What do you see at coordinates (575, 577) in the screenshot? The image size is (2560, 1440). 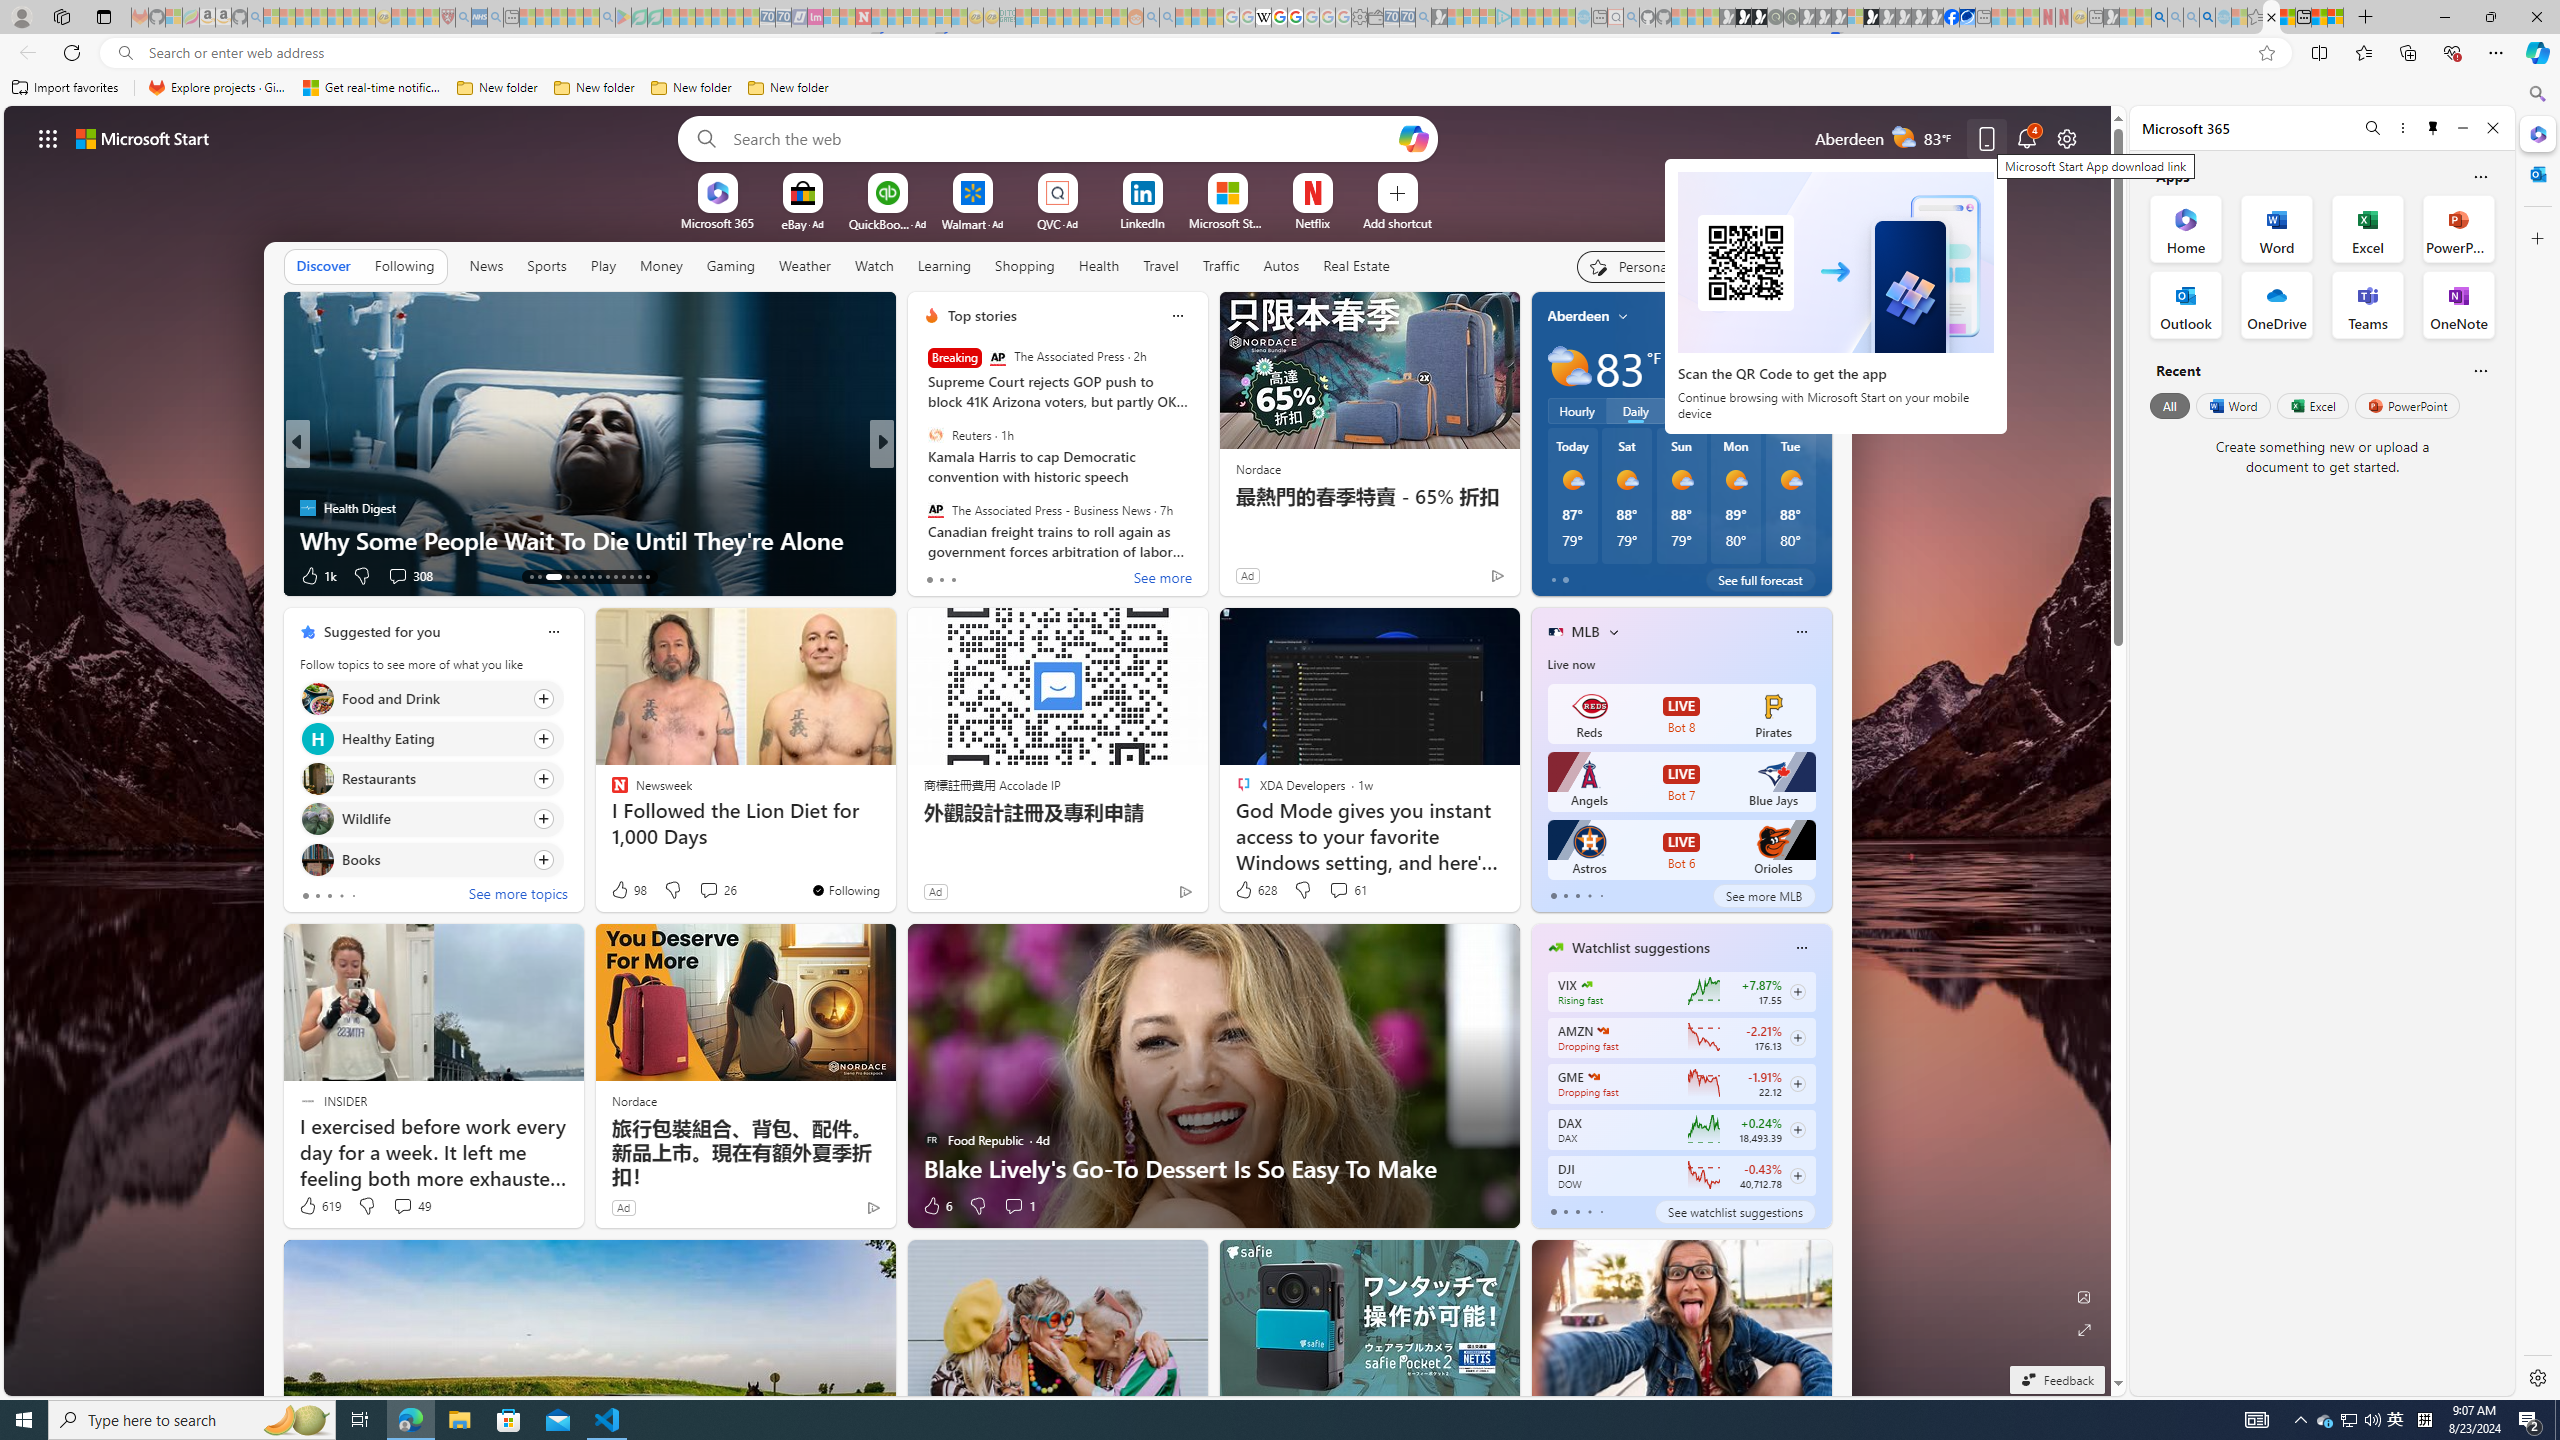 I see `'AutomationID: tab-17'` at bounding box center [575, 577].